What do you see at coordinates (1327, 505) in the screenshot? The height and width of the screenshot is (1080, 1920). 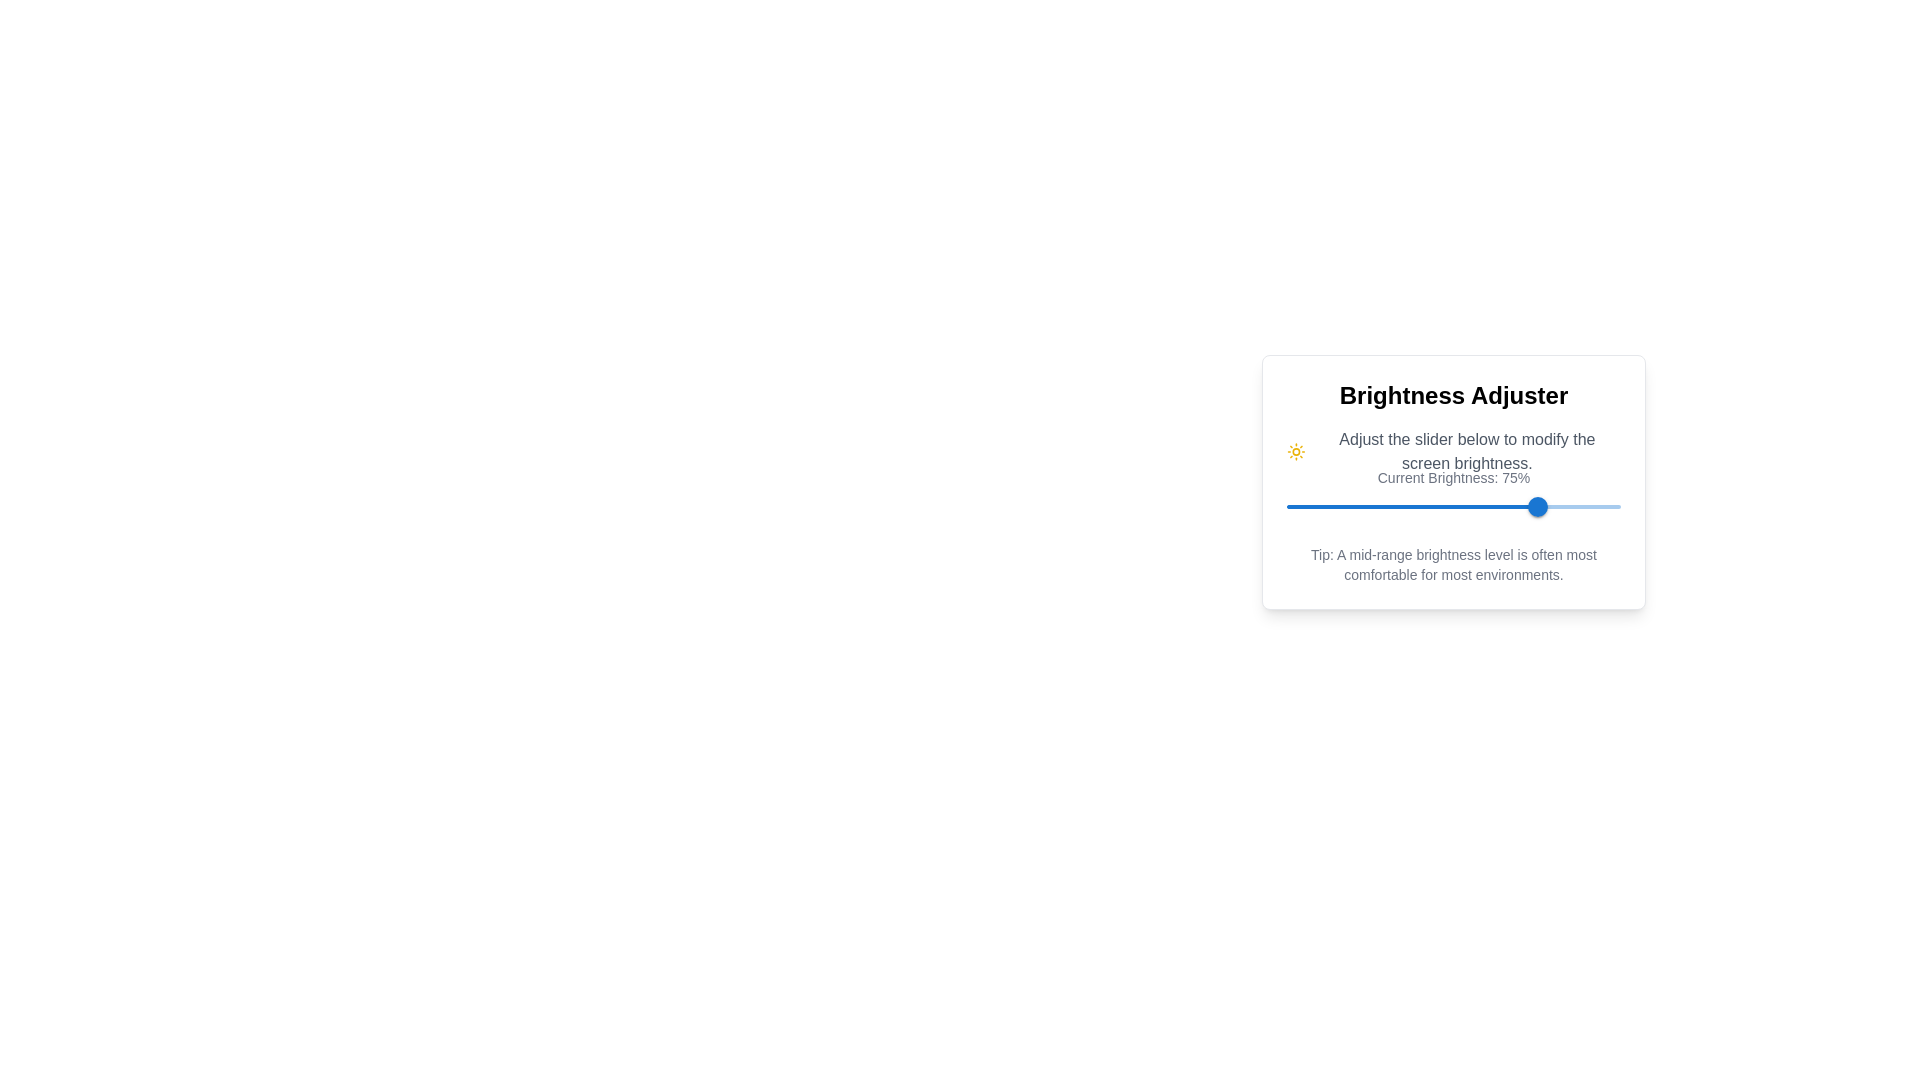 I see `brightness level` at bounding box center [1327, 505].